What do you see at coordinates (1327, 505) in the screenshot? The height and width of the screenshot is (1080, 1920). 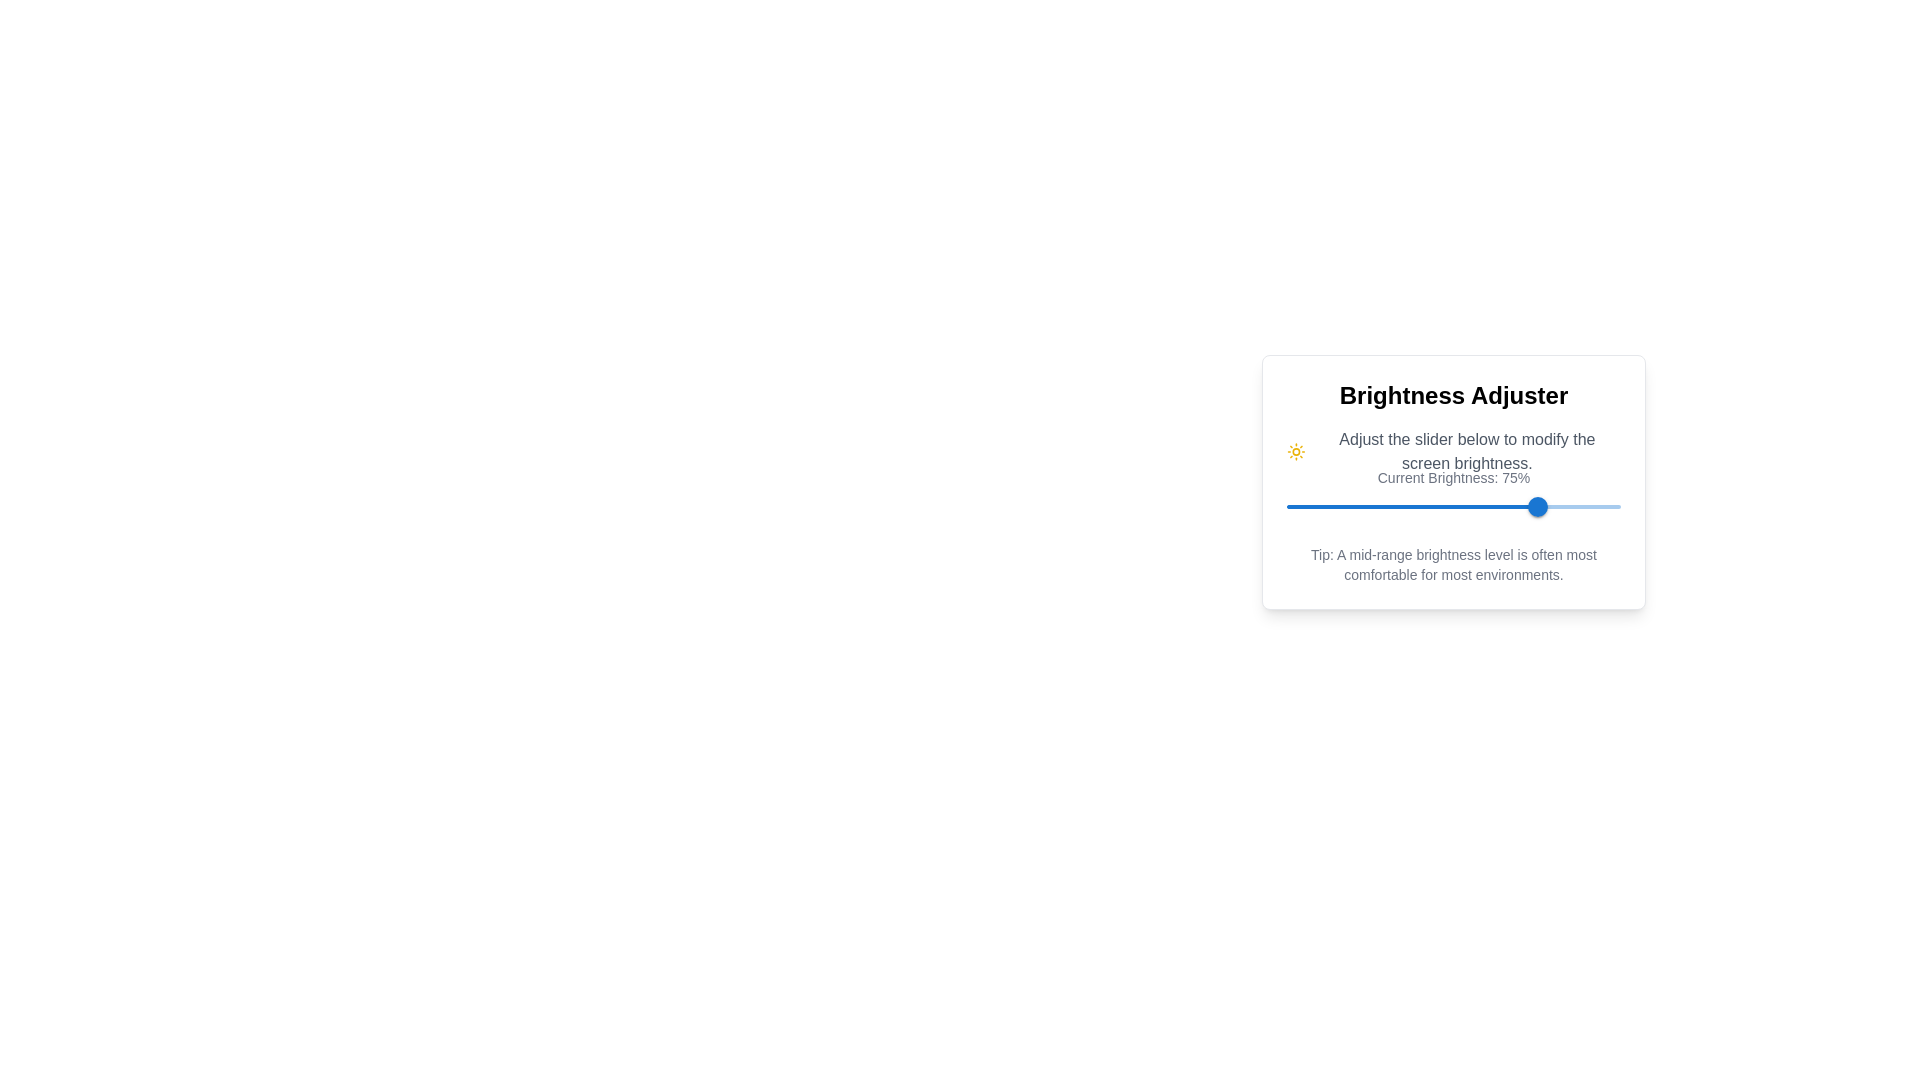 I see `brightness level` at bounding box center [1327, 505].